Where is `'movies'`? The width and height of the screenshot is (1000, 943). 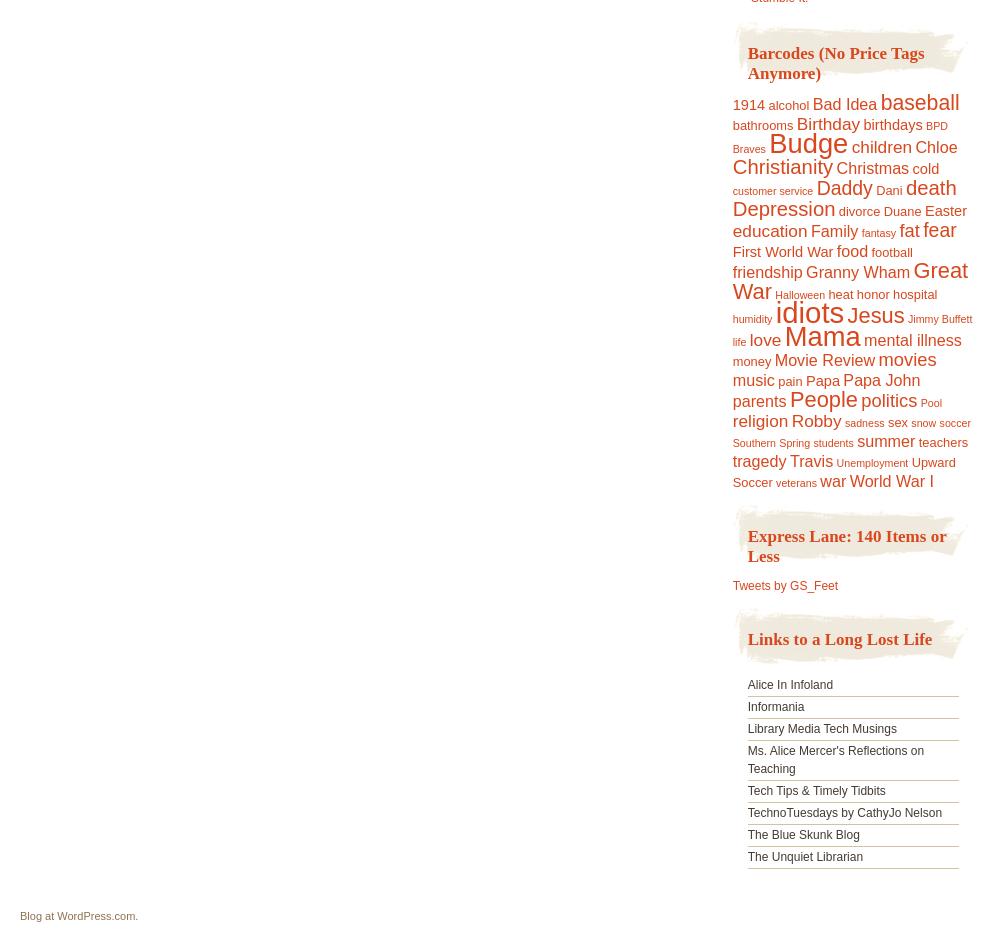
'movies' is located at coordinates (878, 358).